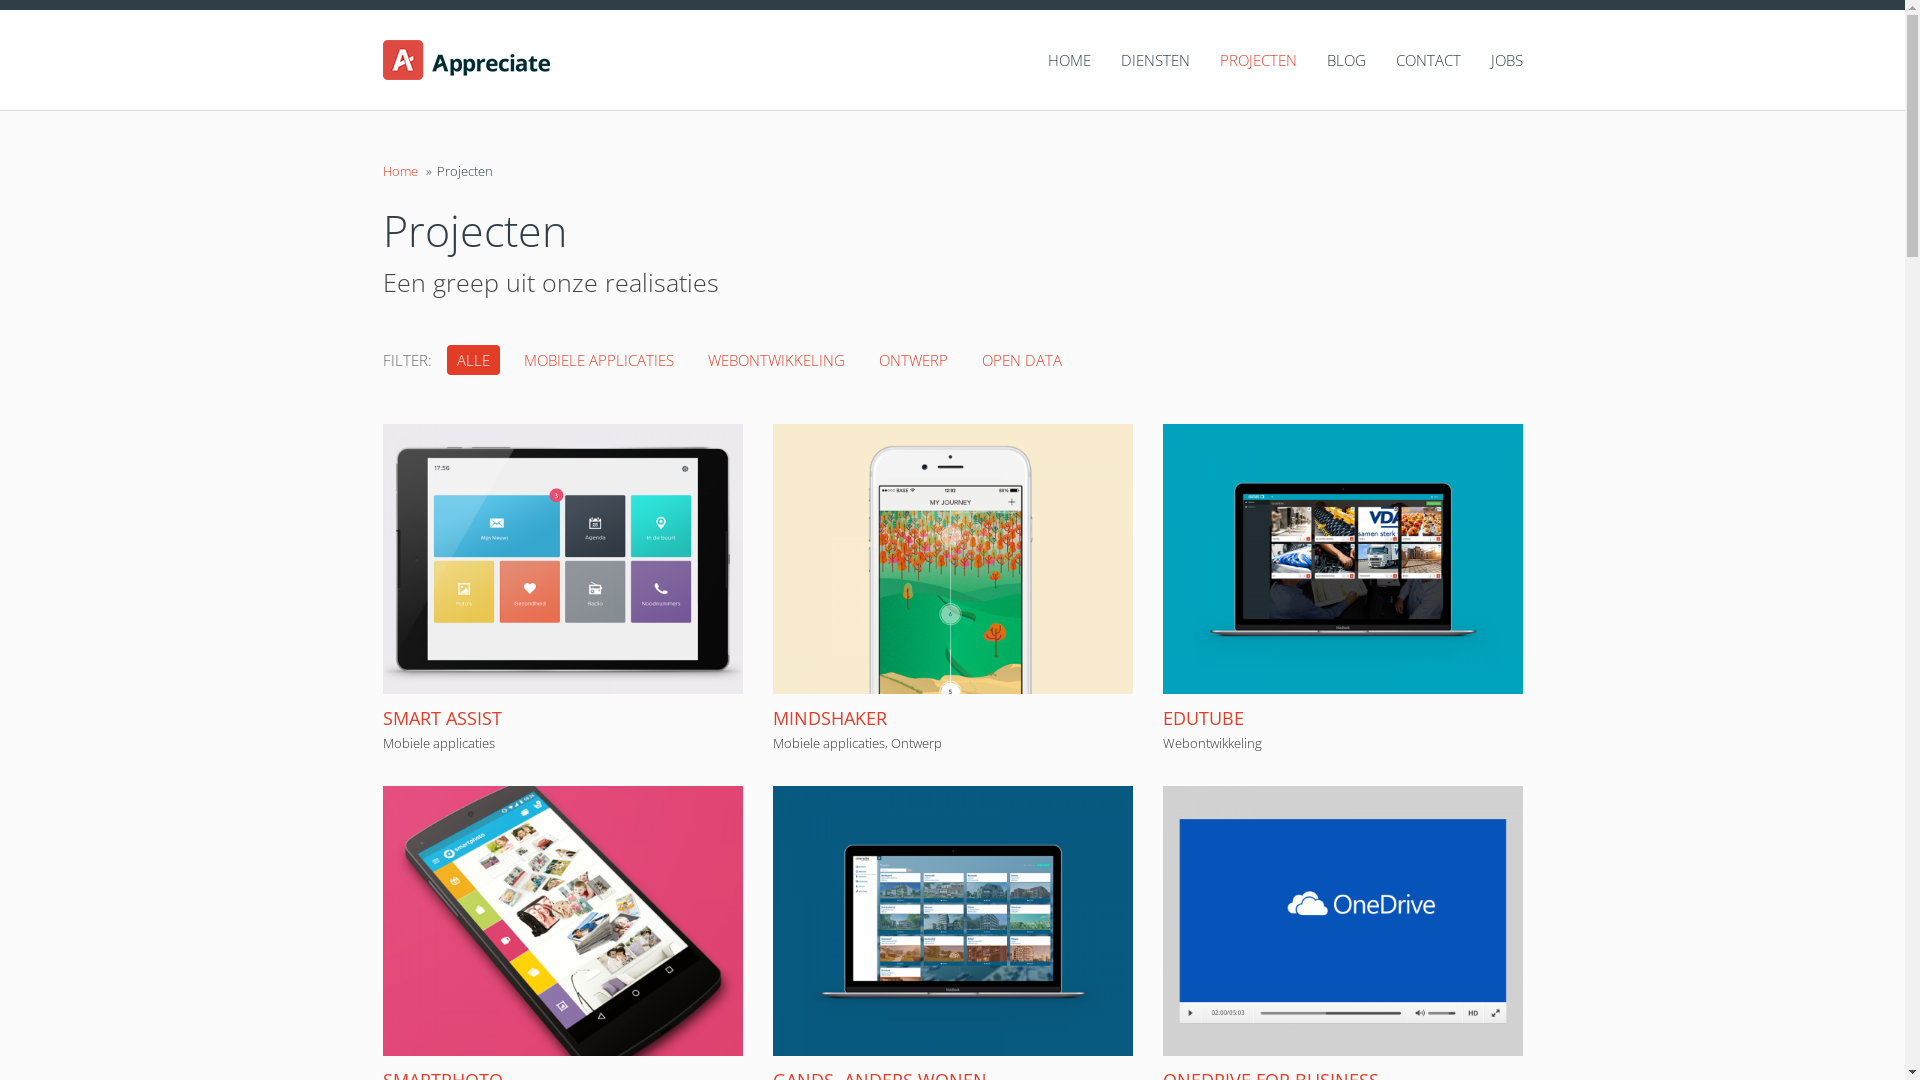  I want to click on 'BLOG', so click(1296, 59).